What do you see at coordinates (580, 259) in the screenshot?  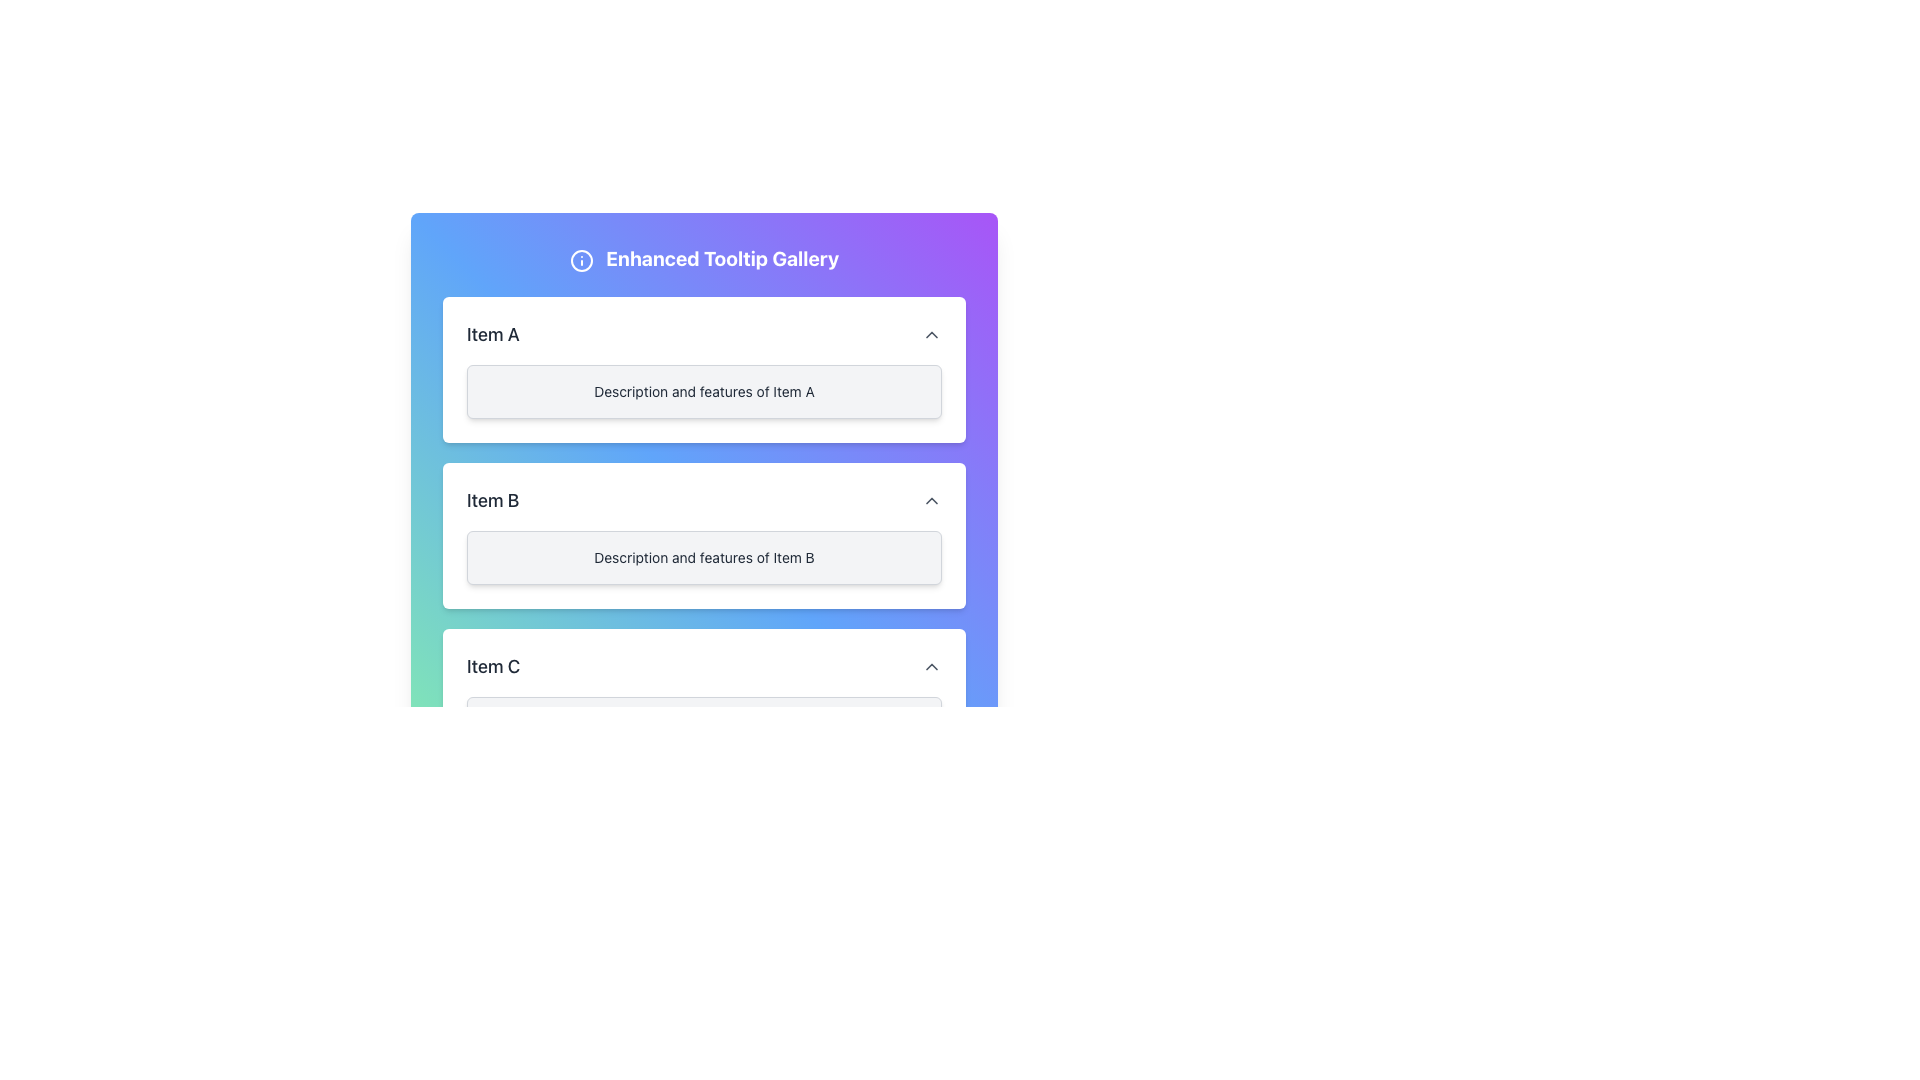 I see `the icon located at the left end of the 'Enhanced Tooltip Gallery' heading, which is used to provide additional information or context` at bounding box center [580, 259].